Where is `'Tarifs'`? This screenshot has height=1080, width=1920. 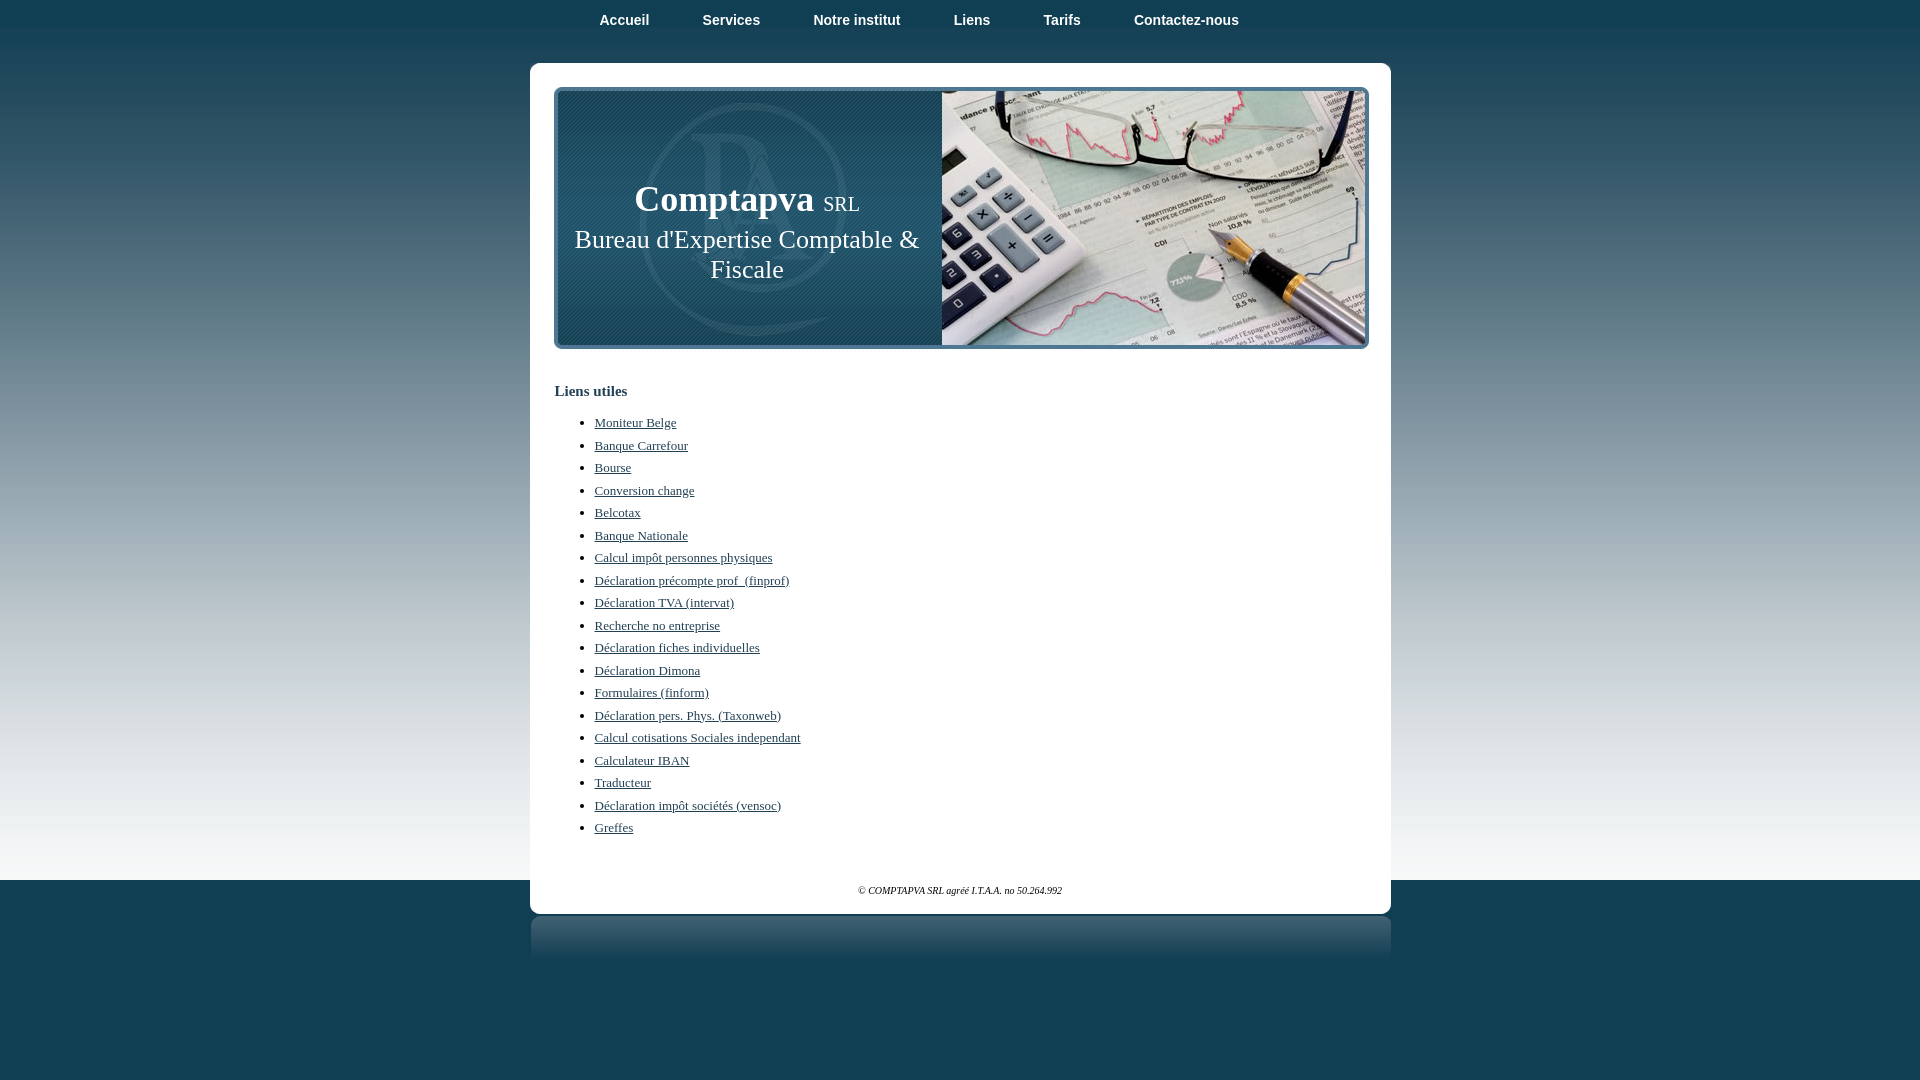 'Tarifs' is located at coordinates (1061, 19).